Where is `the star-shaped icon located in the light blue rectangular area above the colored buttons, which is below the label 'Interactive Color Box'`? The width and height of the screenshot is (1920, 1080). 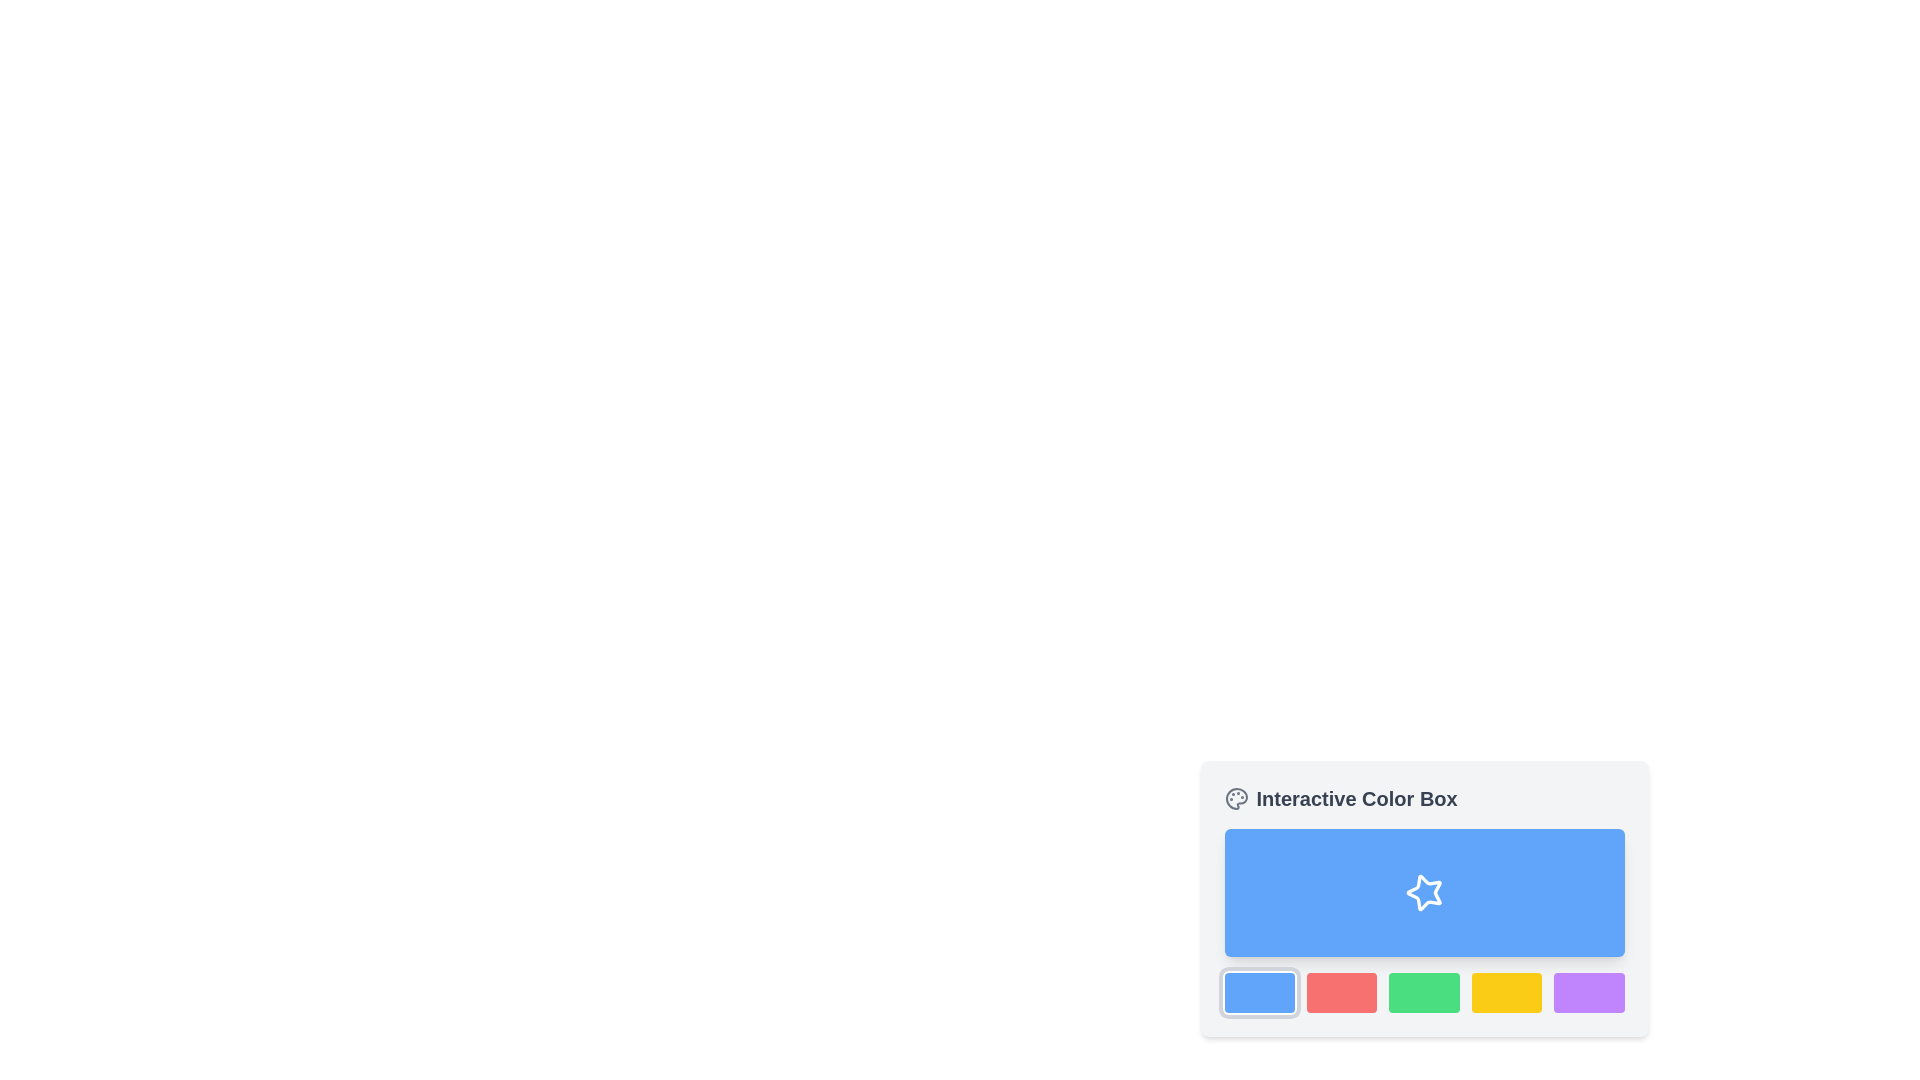 the star-shaped icon located in the light blue rectangular area above the colored buttons, which is below the label 'Interactive Color Box' is located at coordinates (1423, 892).